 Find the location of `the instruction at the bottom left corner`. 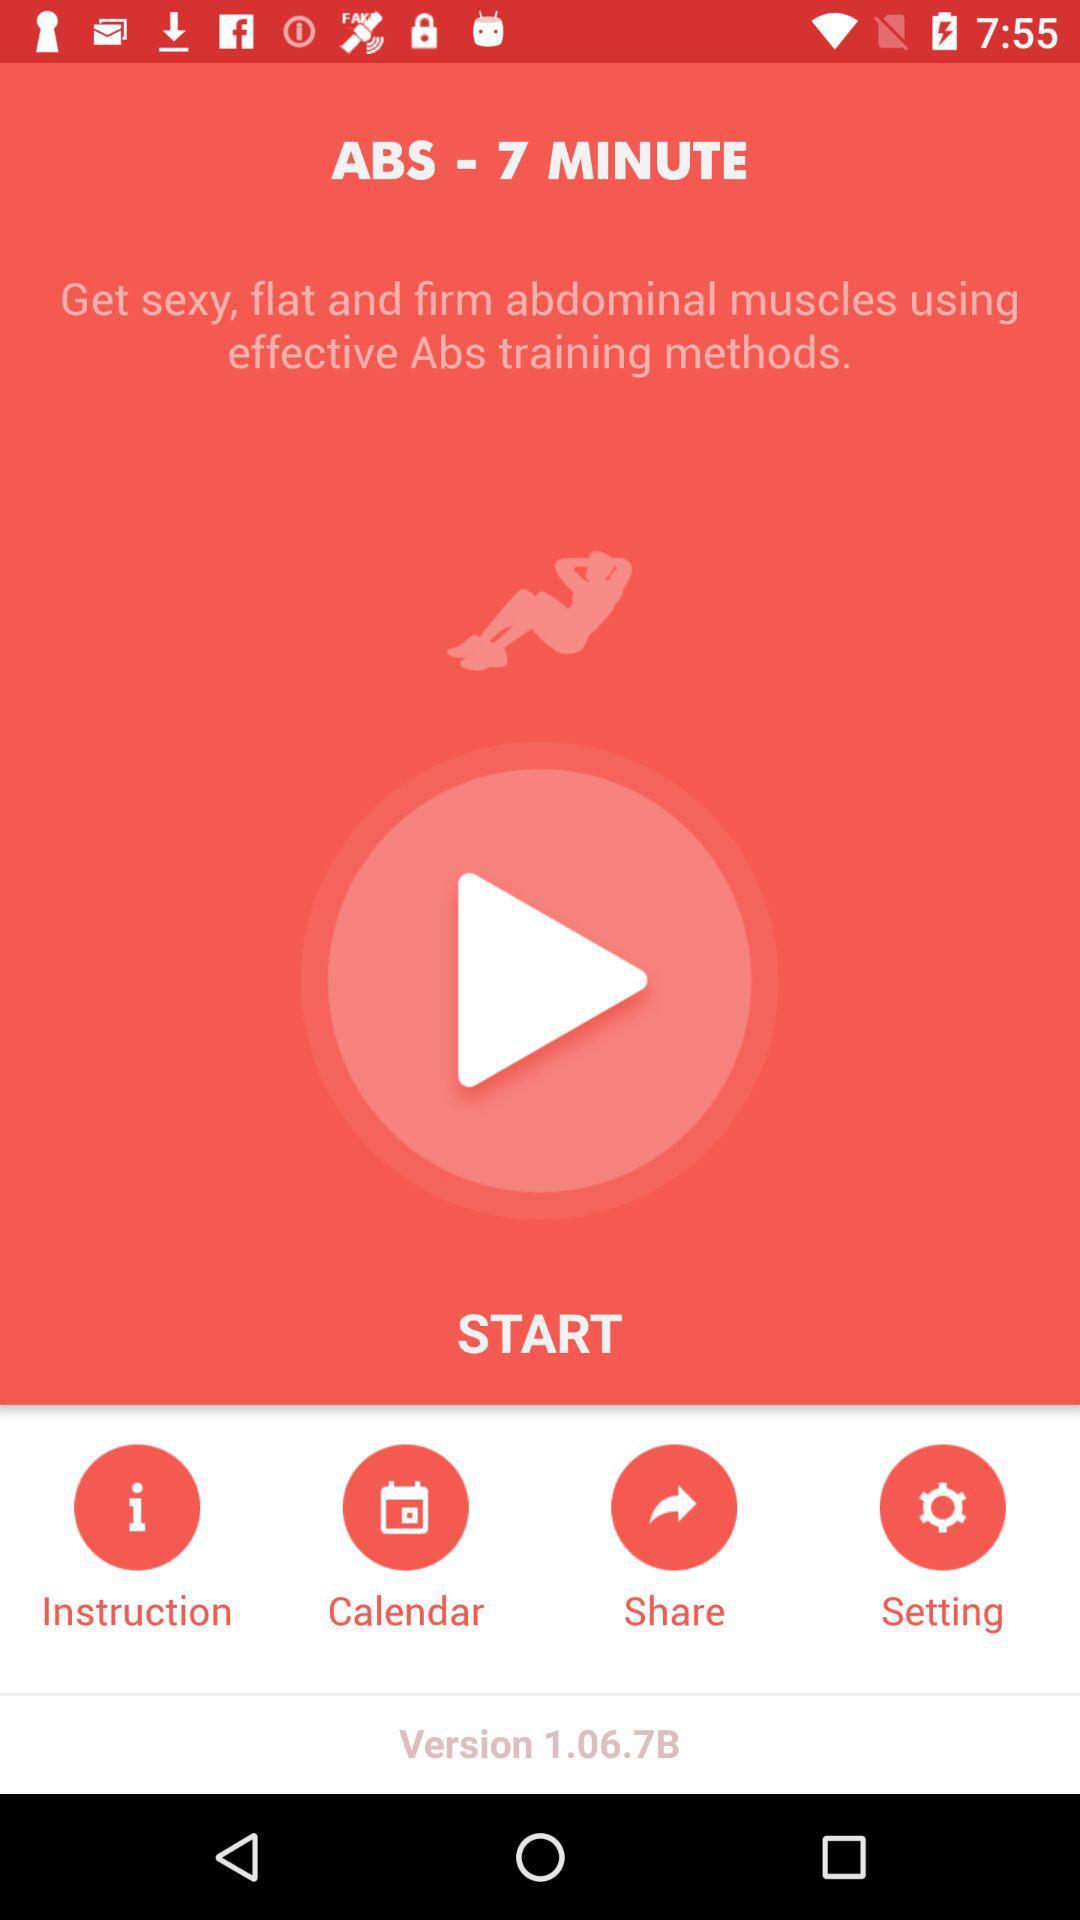

the instruction at the bottom left corner is located at coordinates (136, 1539).